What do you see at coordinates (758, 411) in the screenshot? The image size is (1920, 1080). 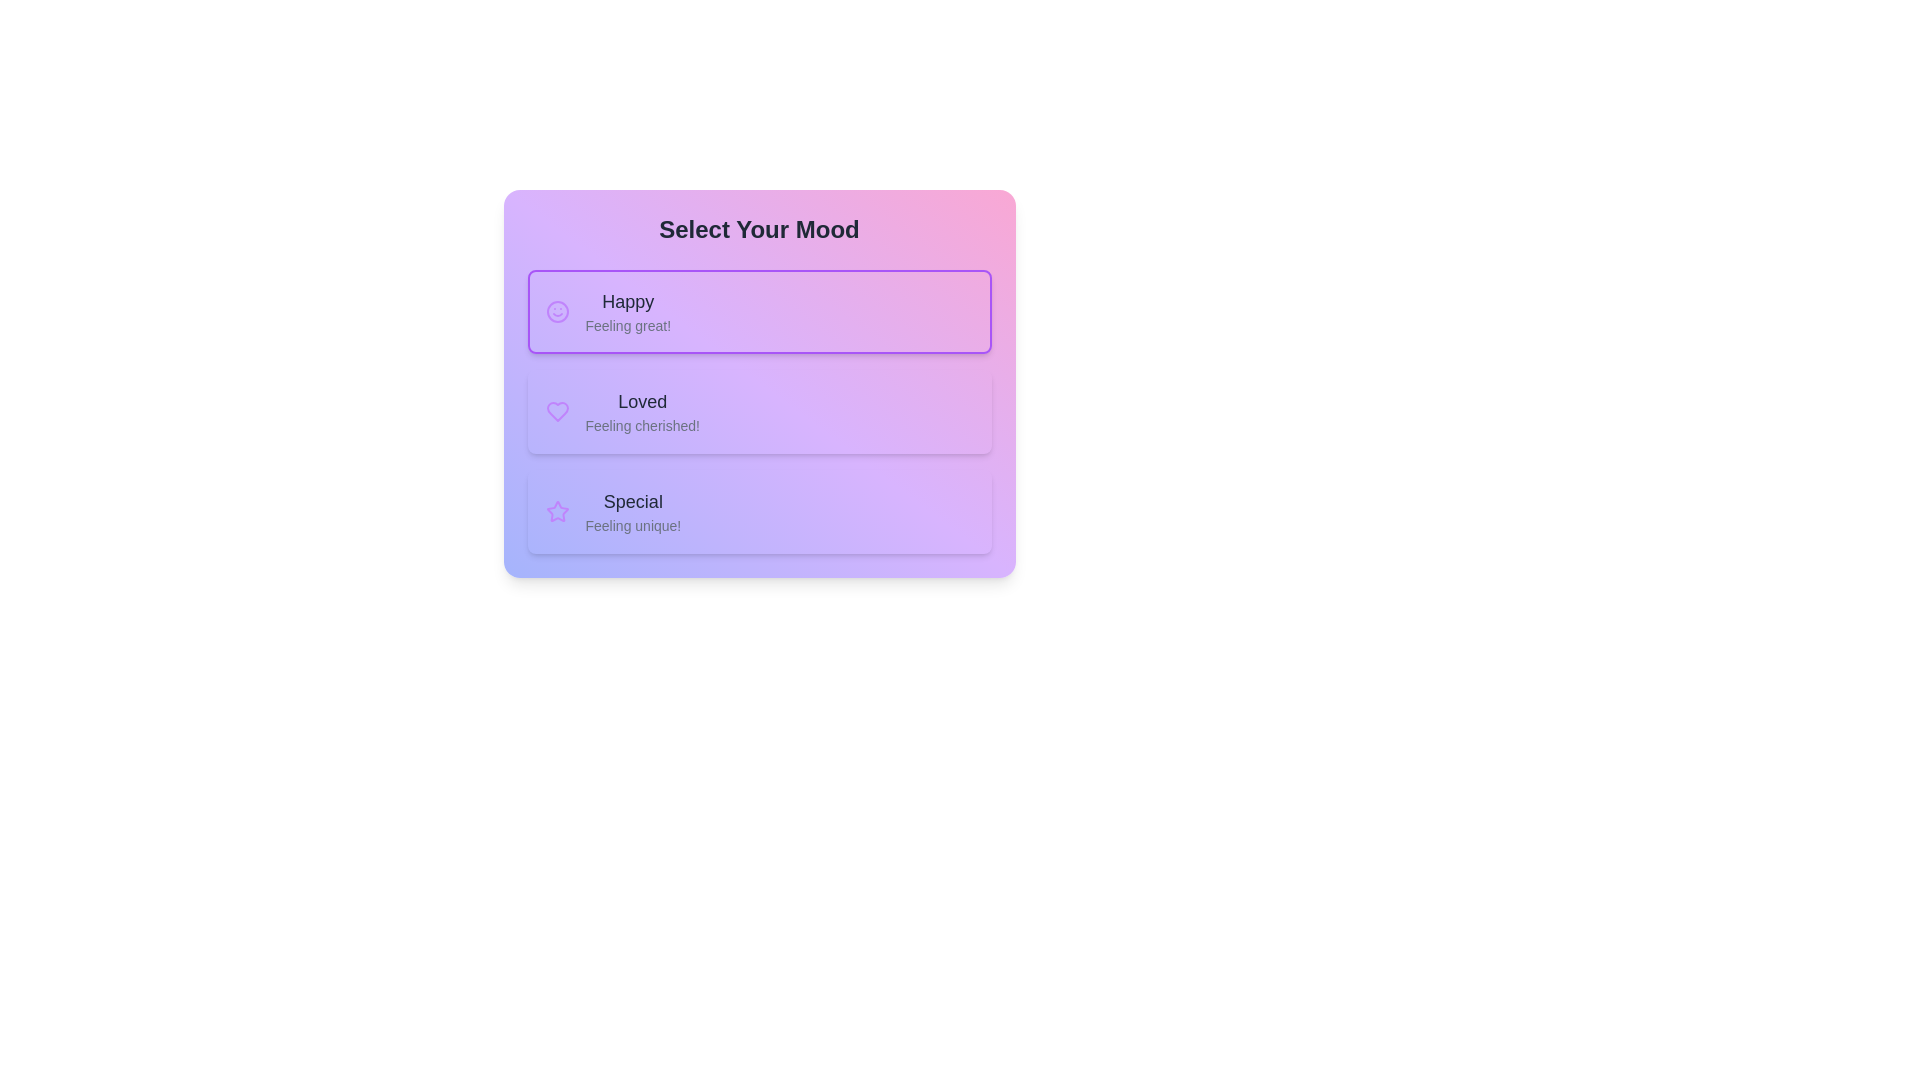 I see `the group of mood selection buttons arranged in a vertical column` at bounding box center [758, 411].